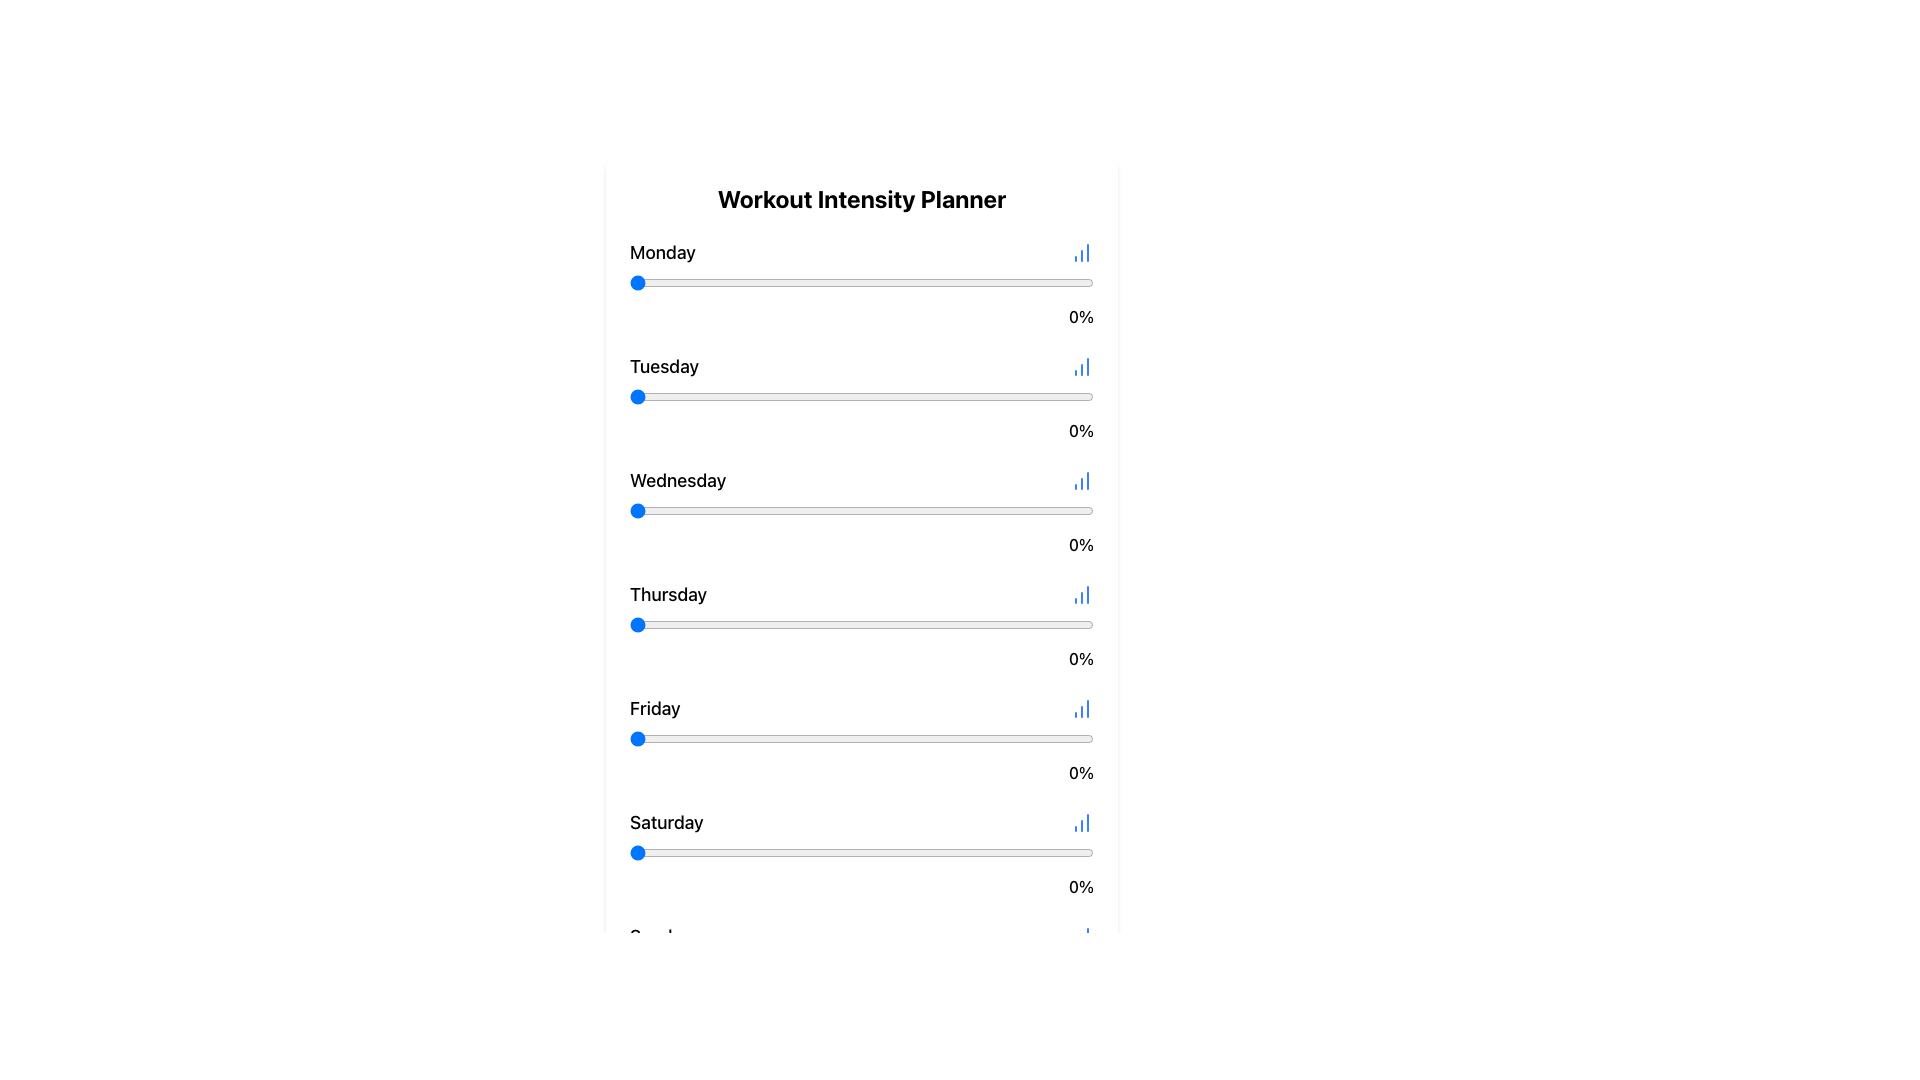 The height and width of the screenshot is (1080, 1920). I want to click on the Tuesday intensity level, so click(930, 397).